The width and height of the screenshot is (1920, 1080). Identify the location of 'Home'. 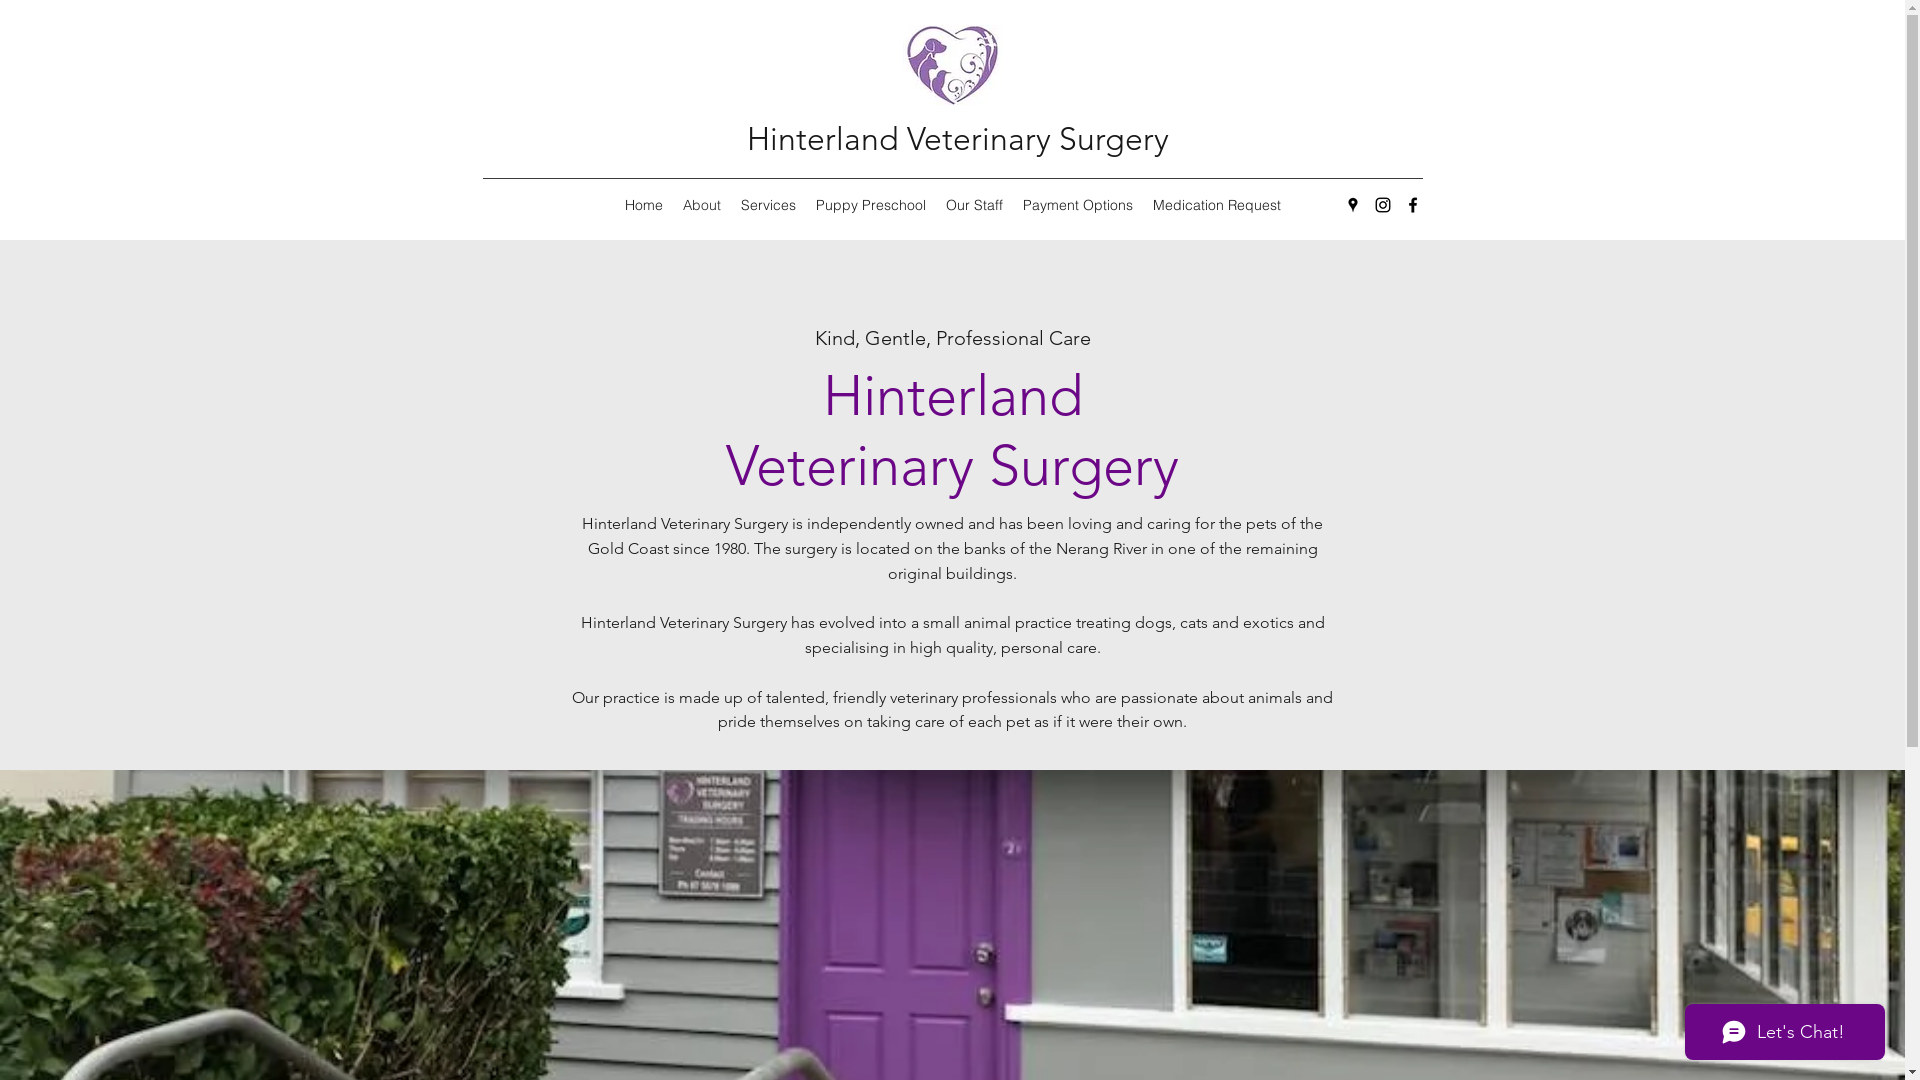
(613, 204).